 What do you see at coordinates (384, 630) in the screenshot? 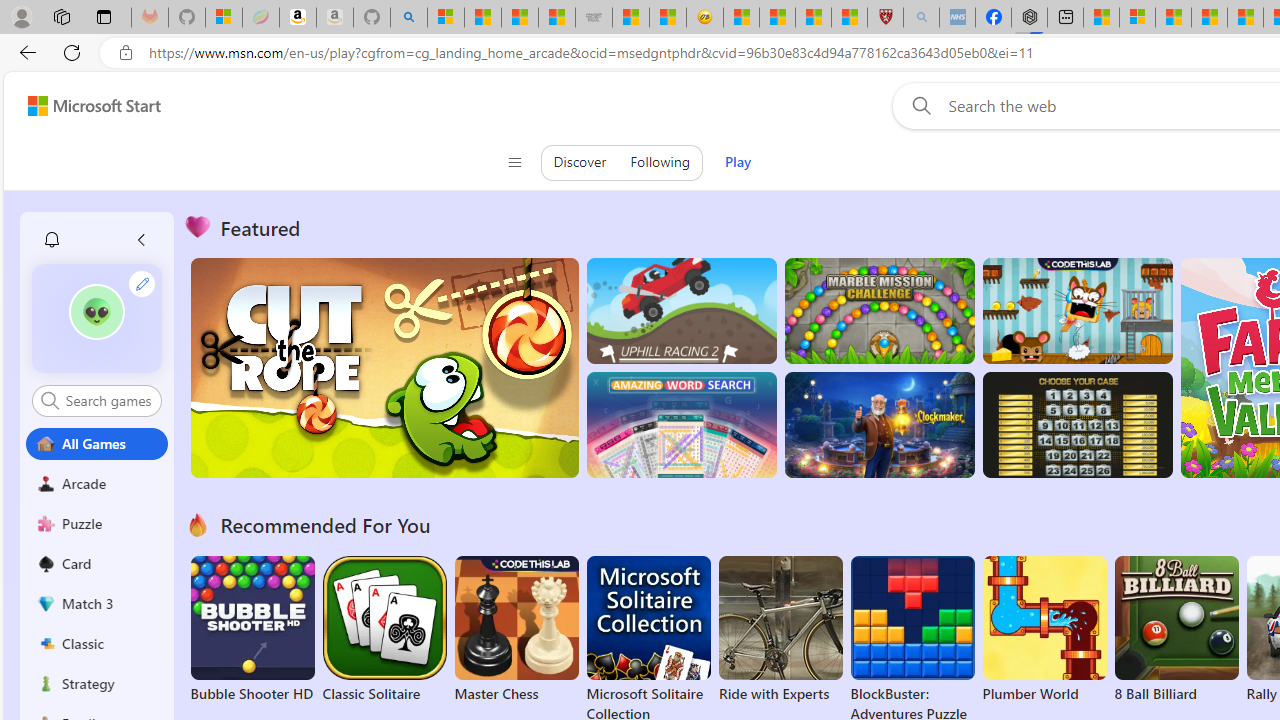
I see `'Classic Solitaire'` at bounding box center [384, 630].